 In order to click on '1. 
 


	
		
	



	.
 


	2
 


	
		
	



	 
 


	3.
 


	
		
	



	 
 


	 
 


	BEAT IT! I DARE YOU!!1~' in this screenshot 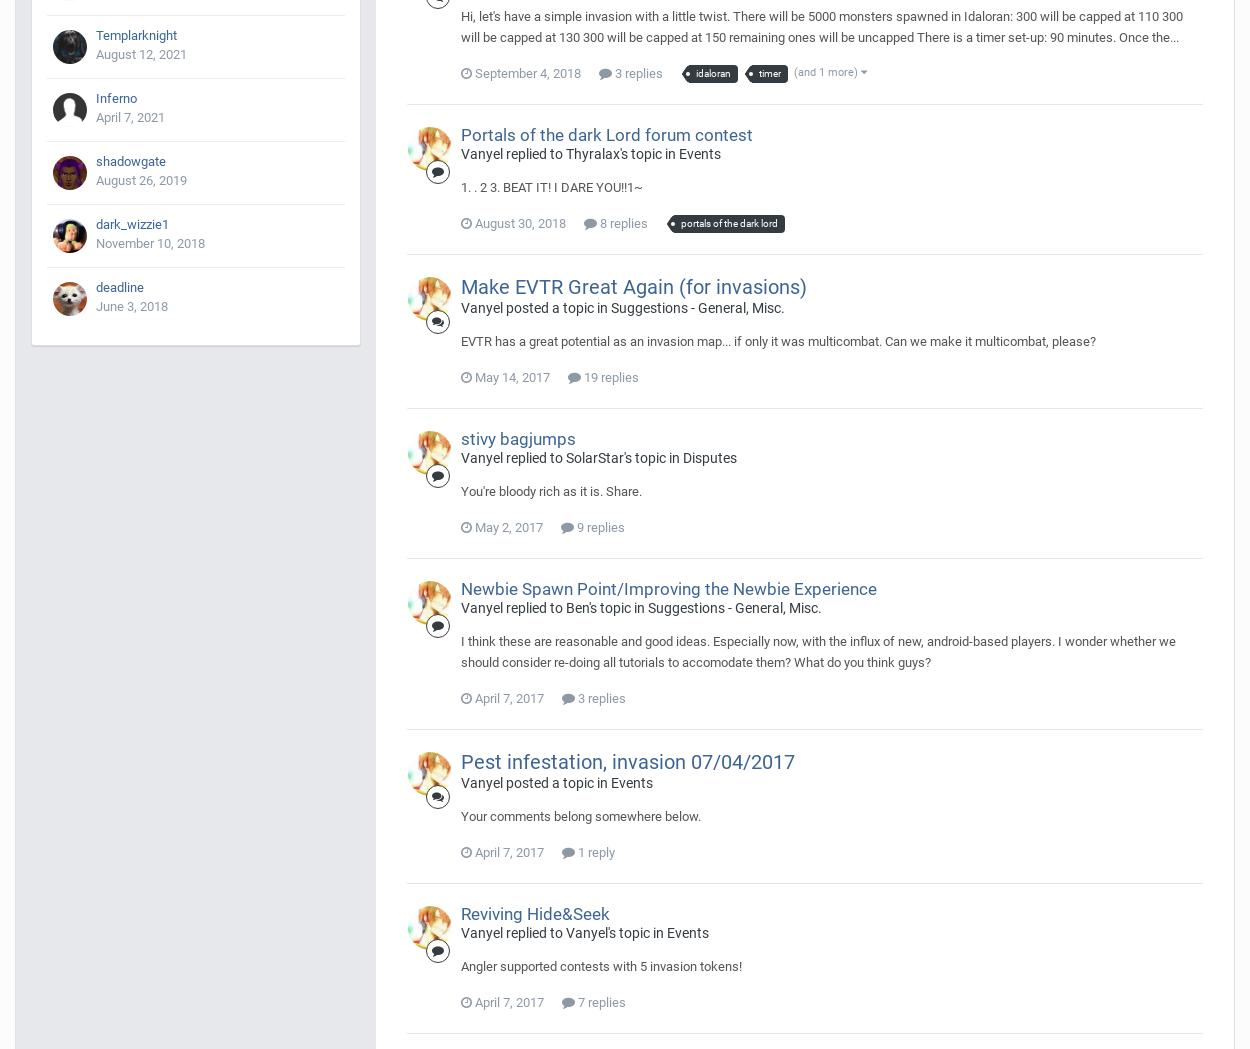, I will do `click(552, 185)`.